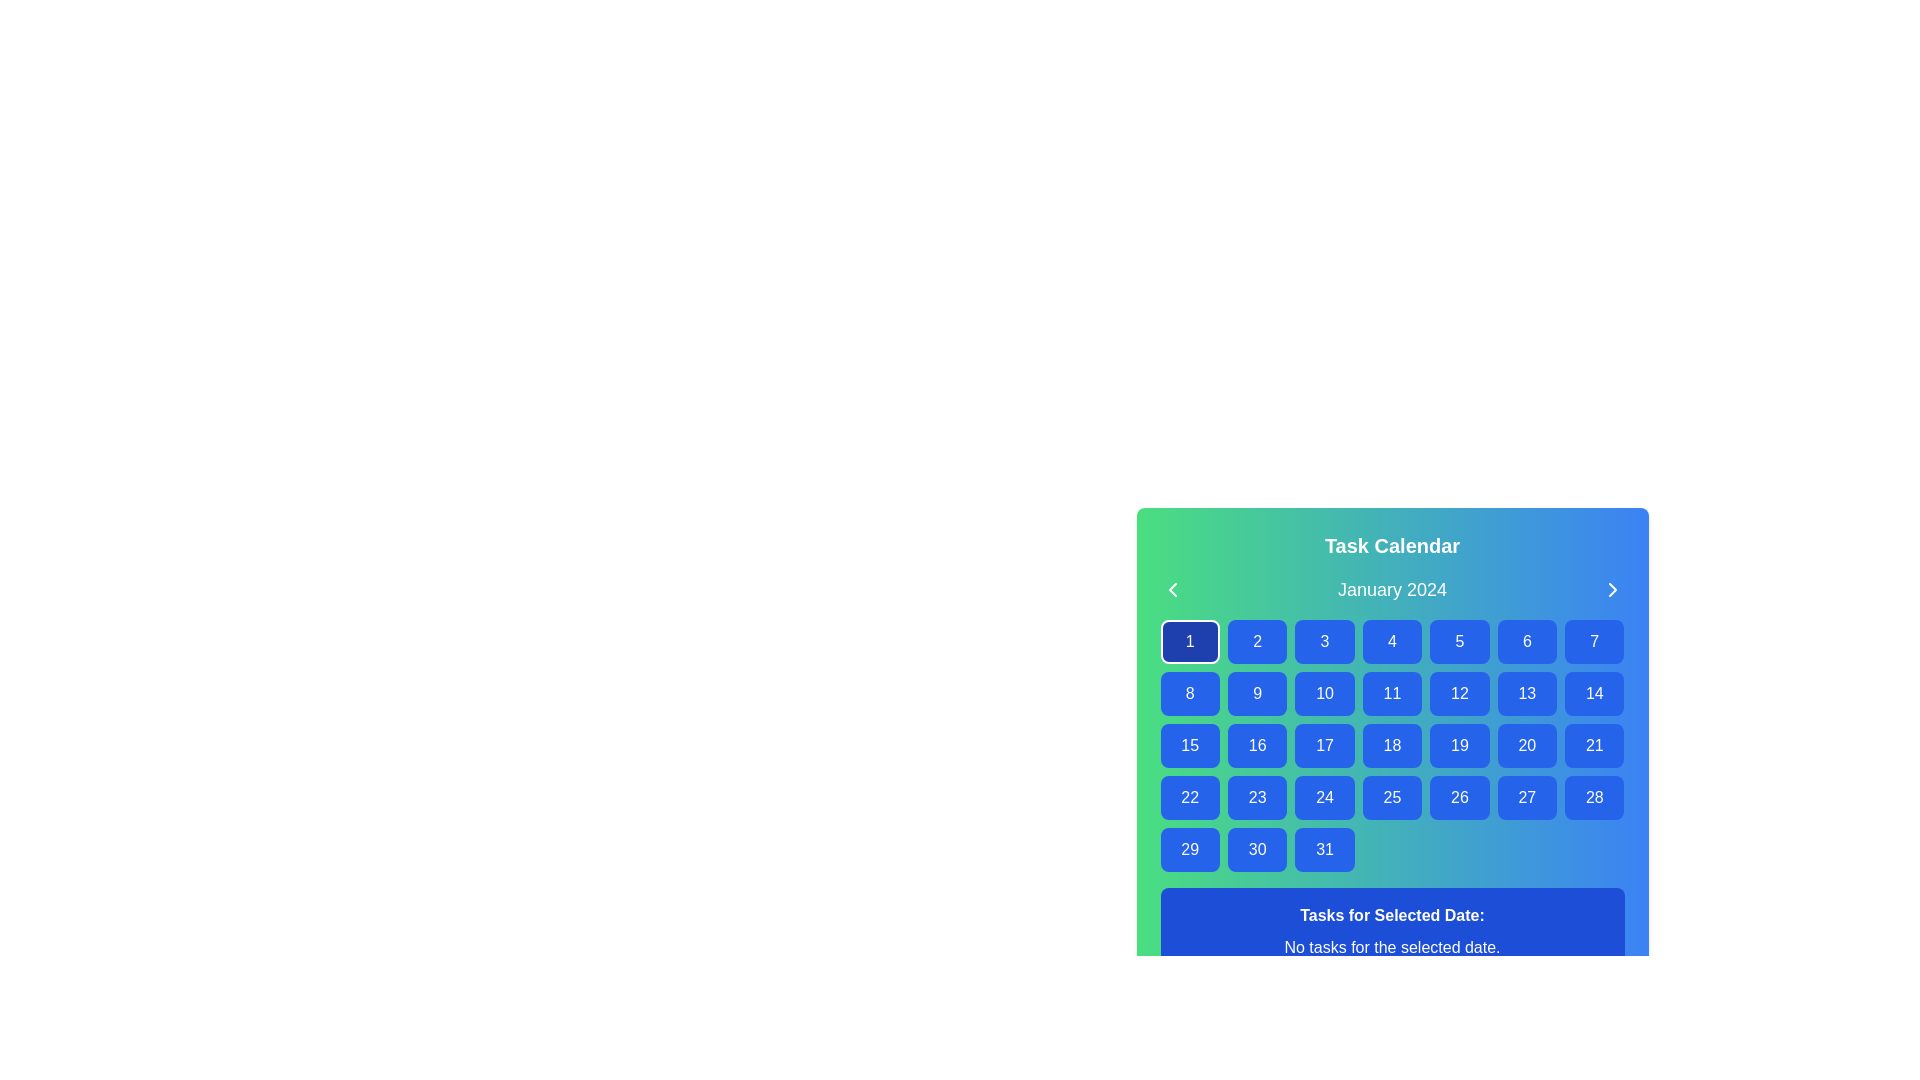 The width and height of the screenshot is (1920, 1080). What do you see at coordinates (1391, 745) in the screenshot?
I see `the blue square button with rounded borders displaying '18' in white text` at bounding box center [1391, 745].